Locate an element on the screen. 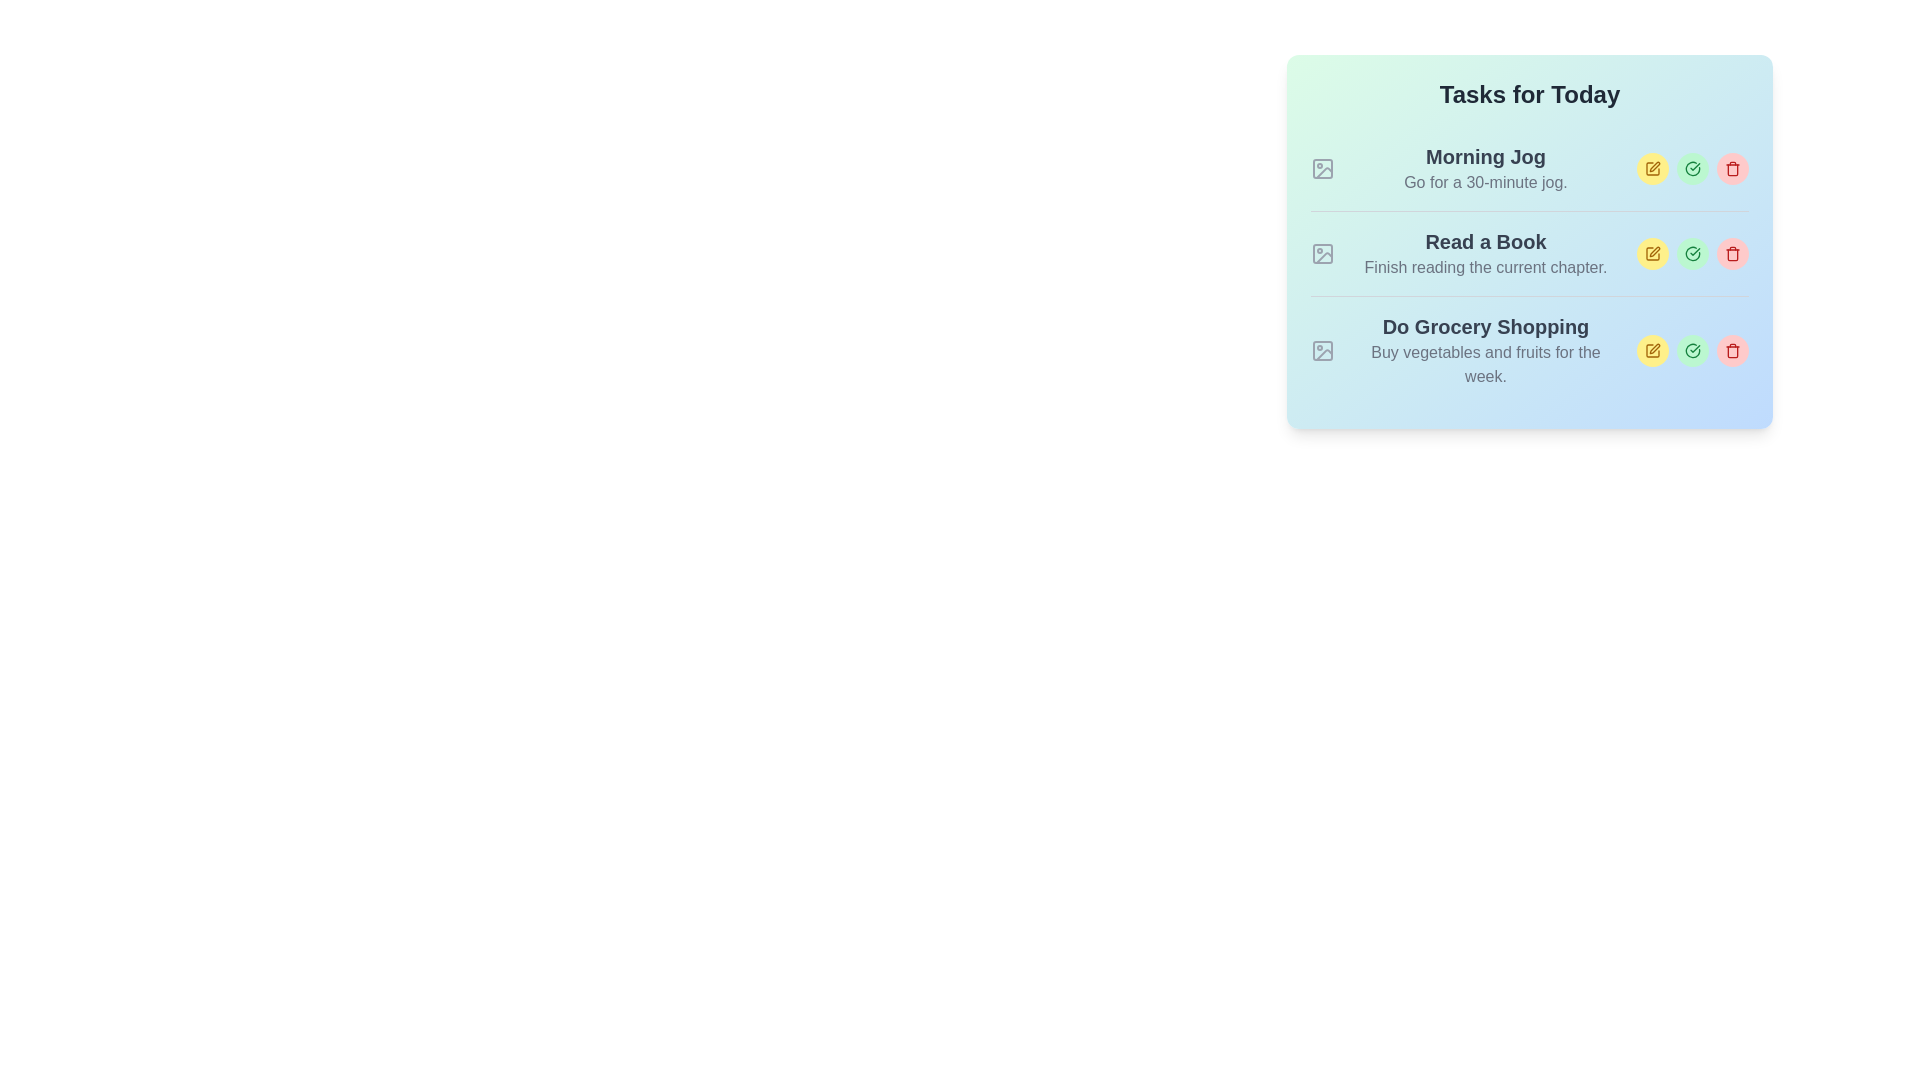  the red circular delete button for the task 'Morning Jog' is located at coordinates (1731, 168).